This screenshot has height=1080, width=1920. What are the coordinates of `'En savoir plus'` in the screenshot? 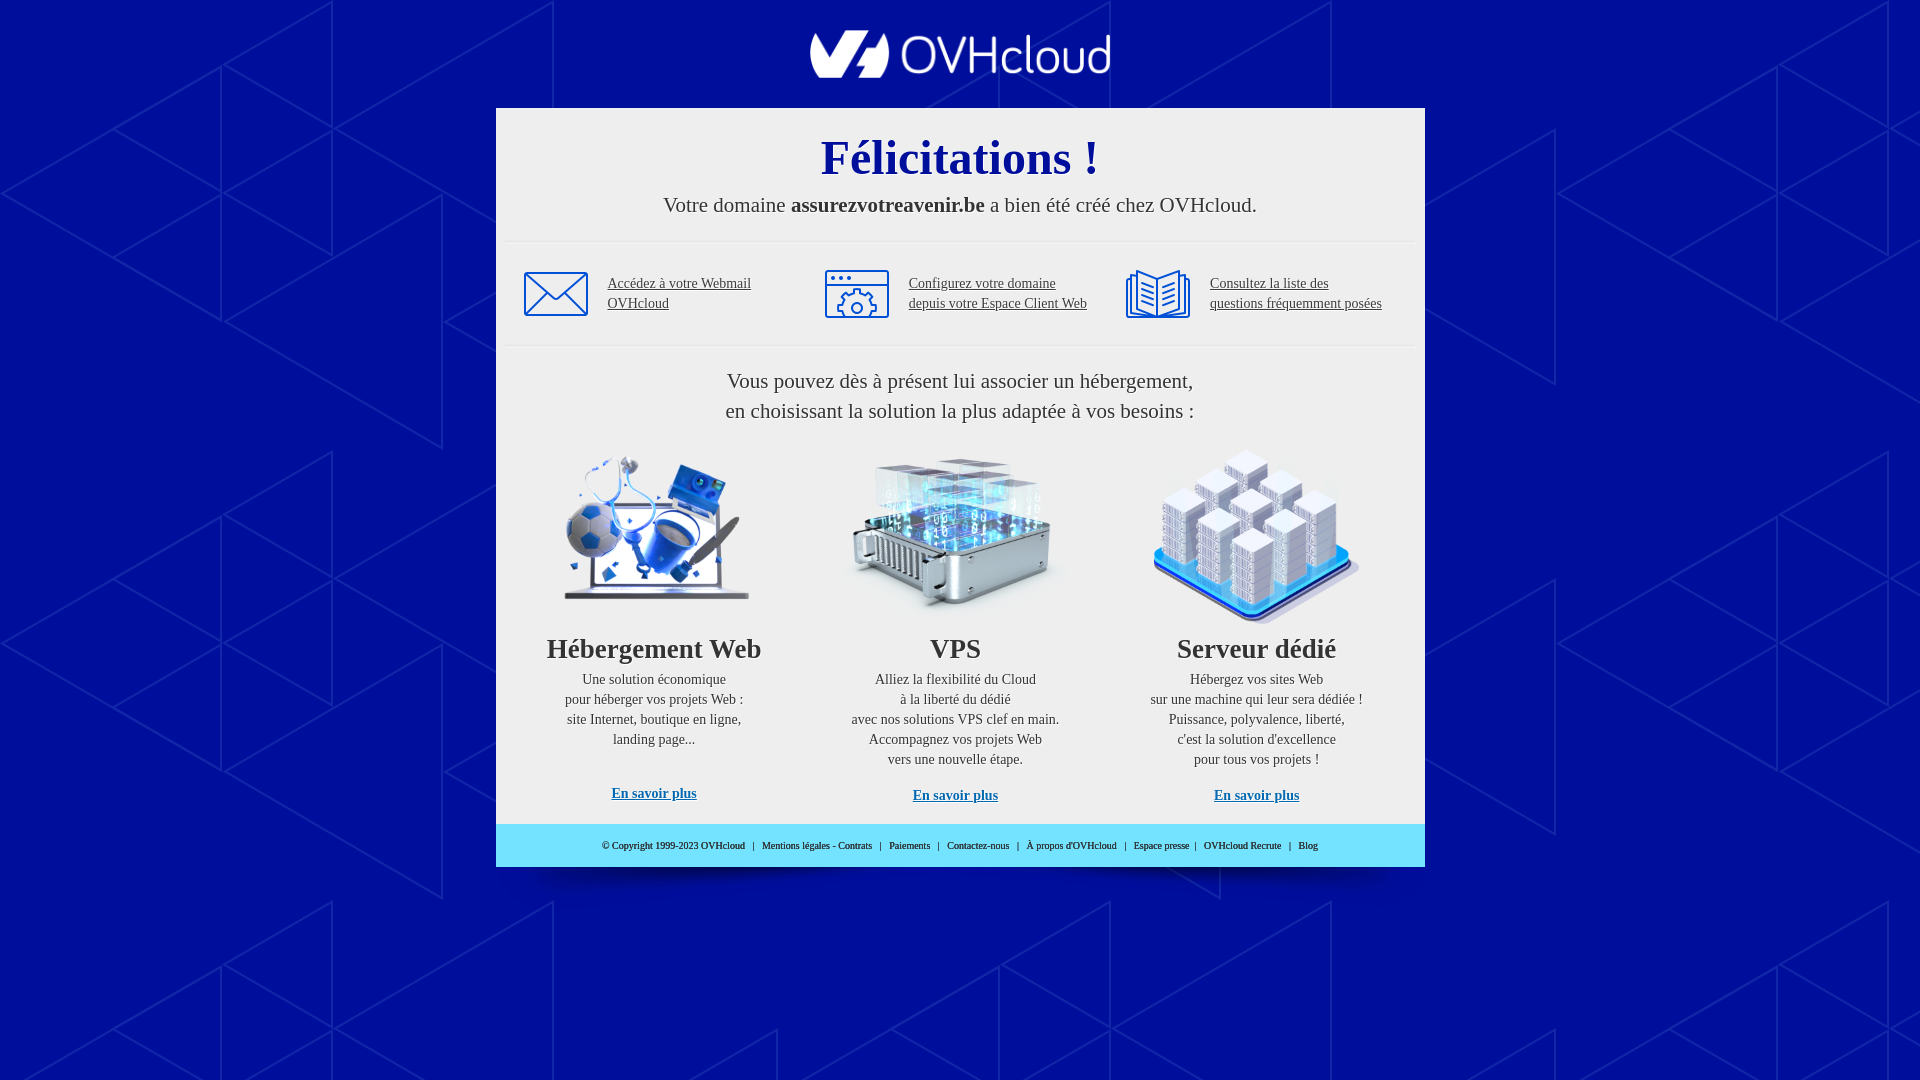 It's located at (653, 792).